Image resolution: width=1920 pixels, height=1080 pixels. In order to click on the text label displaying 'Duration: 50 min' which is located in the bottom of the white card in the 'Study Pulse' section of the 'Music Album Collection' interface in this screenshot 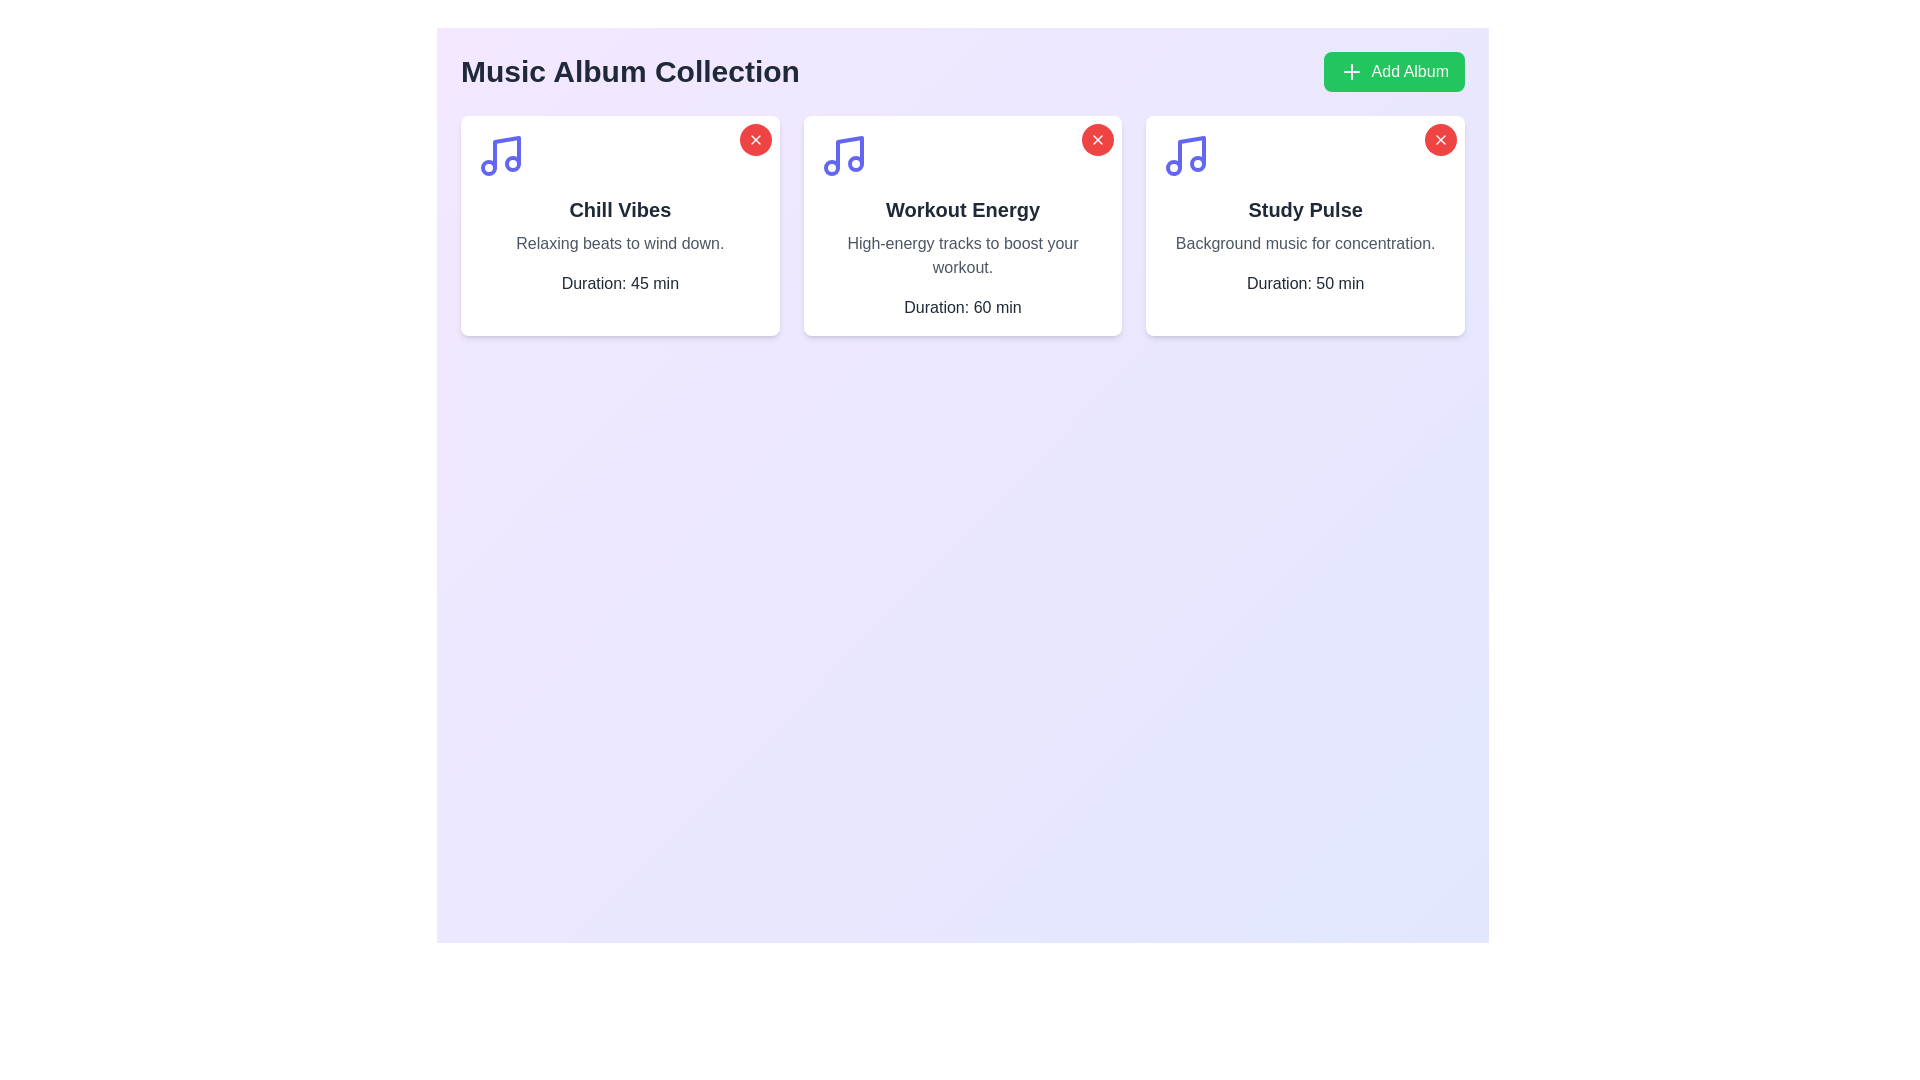, I will do `click(1305, 284)`.